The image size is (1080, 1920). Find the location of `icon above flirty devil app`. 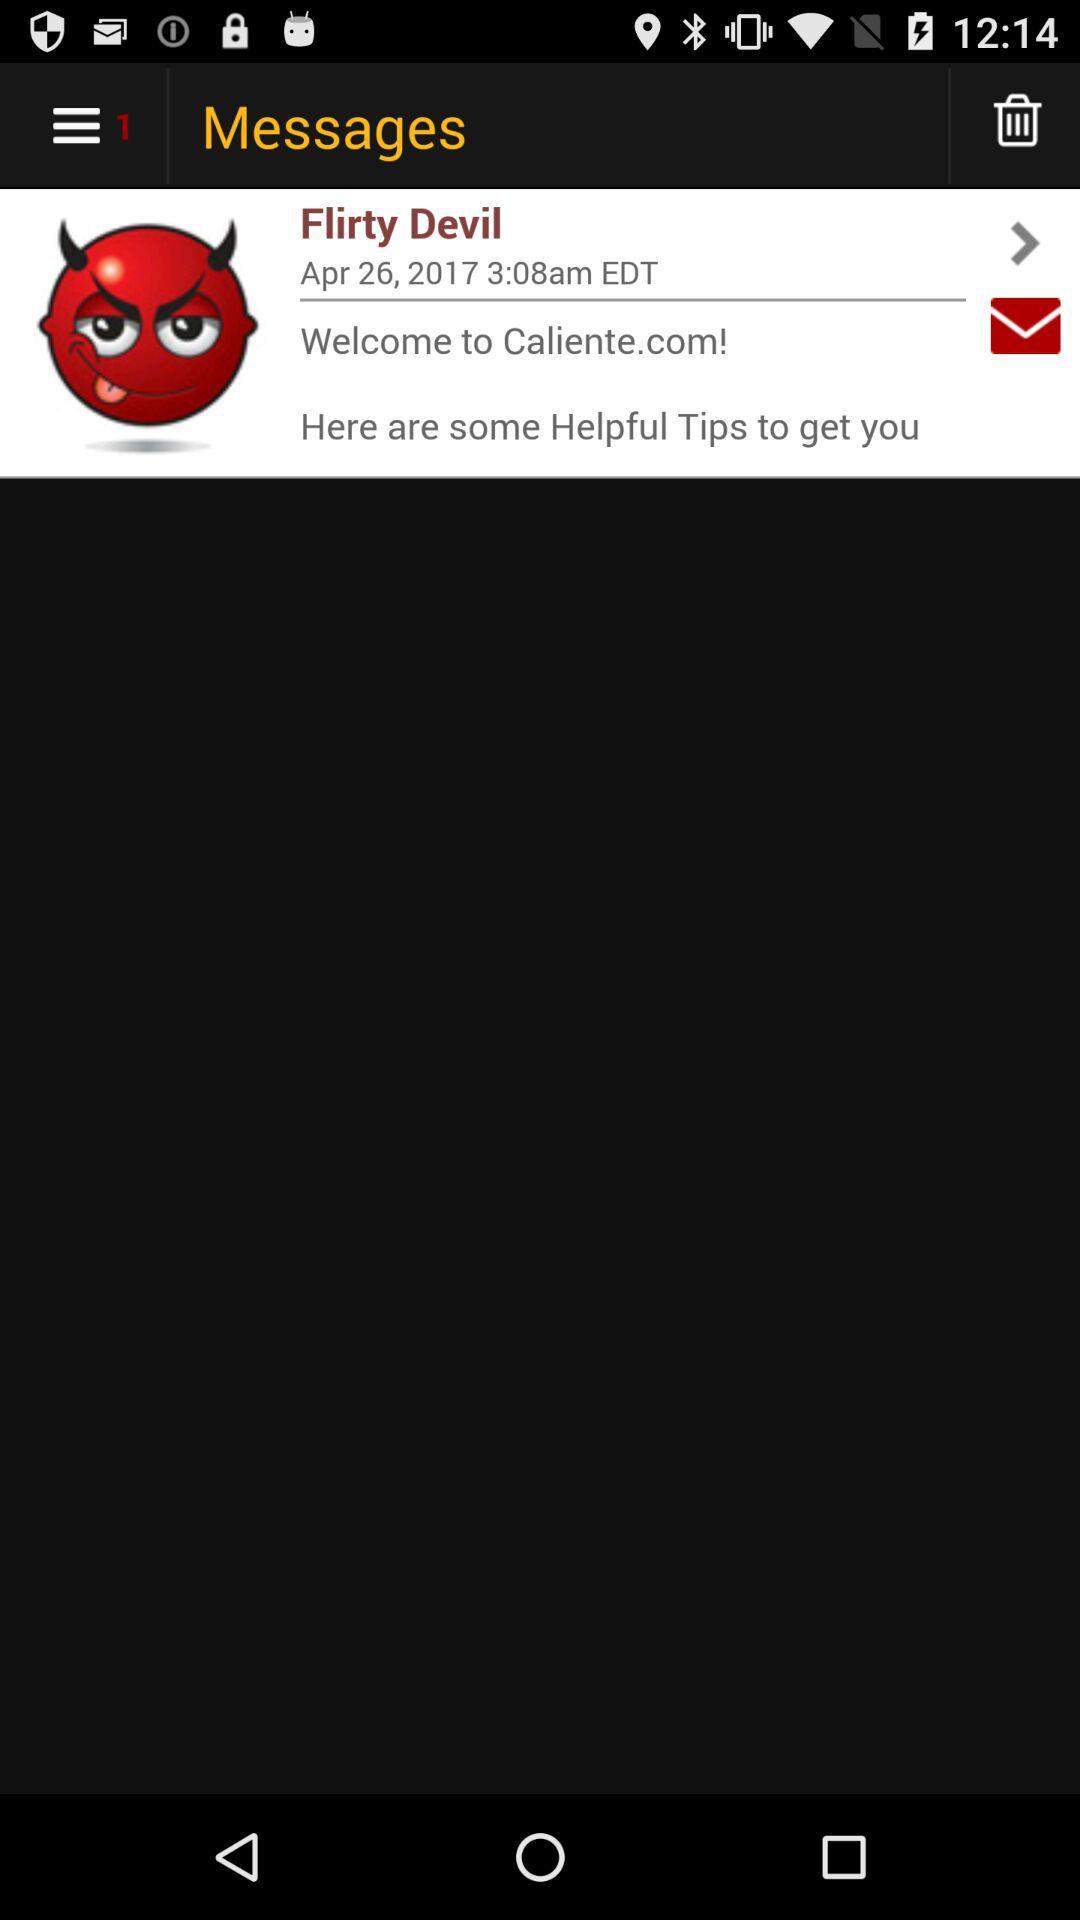

icon above flirty devil app is located at coordinates (1018, 124).